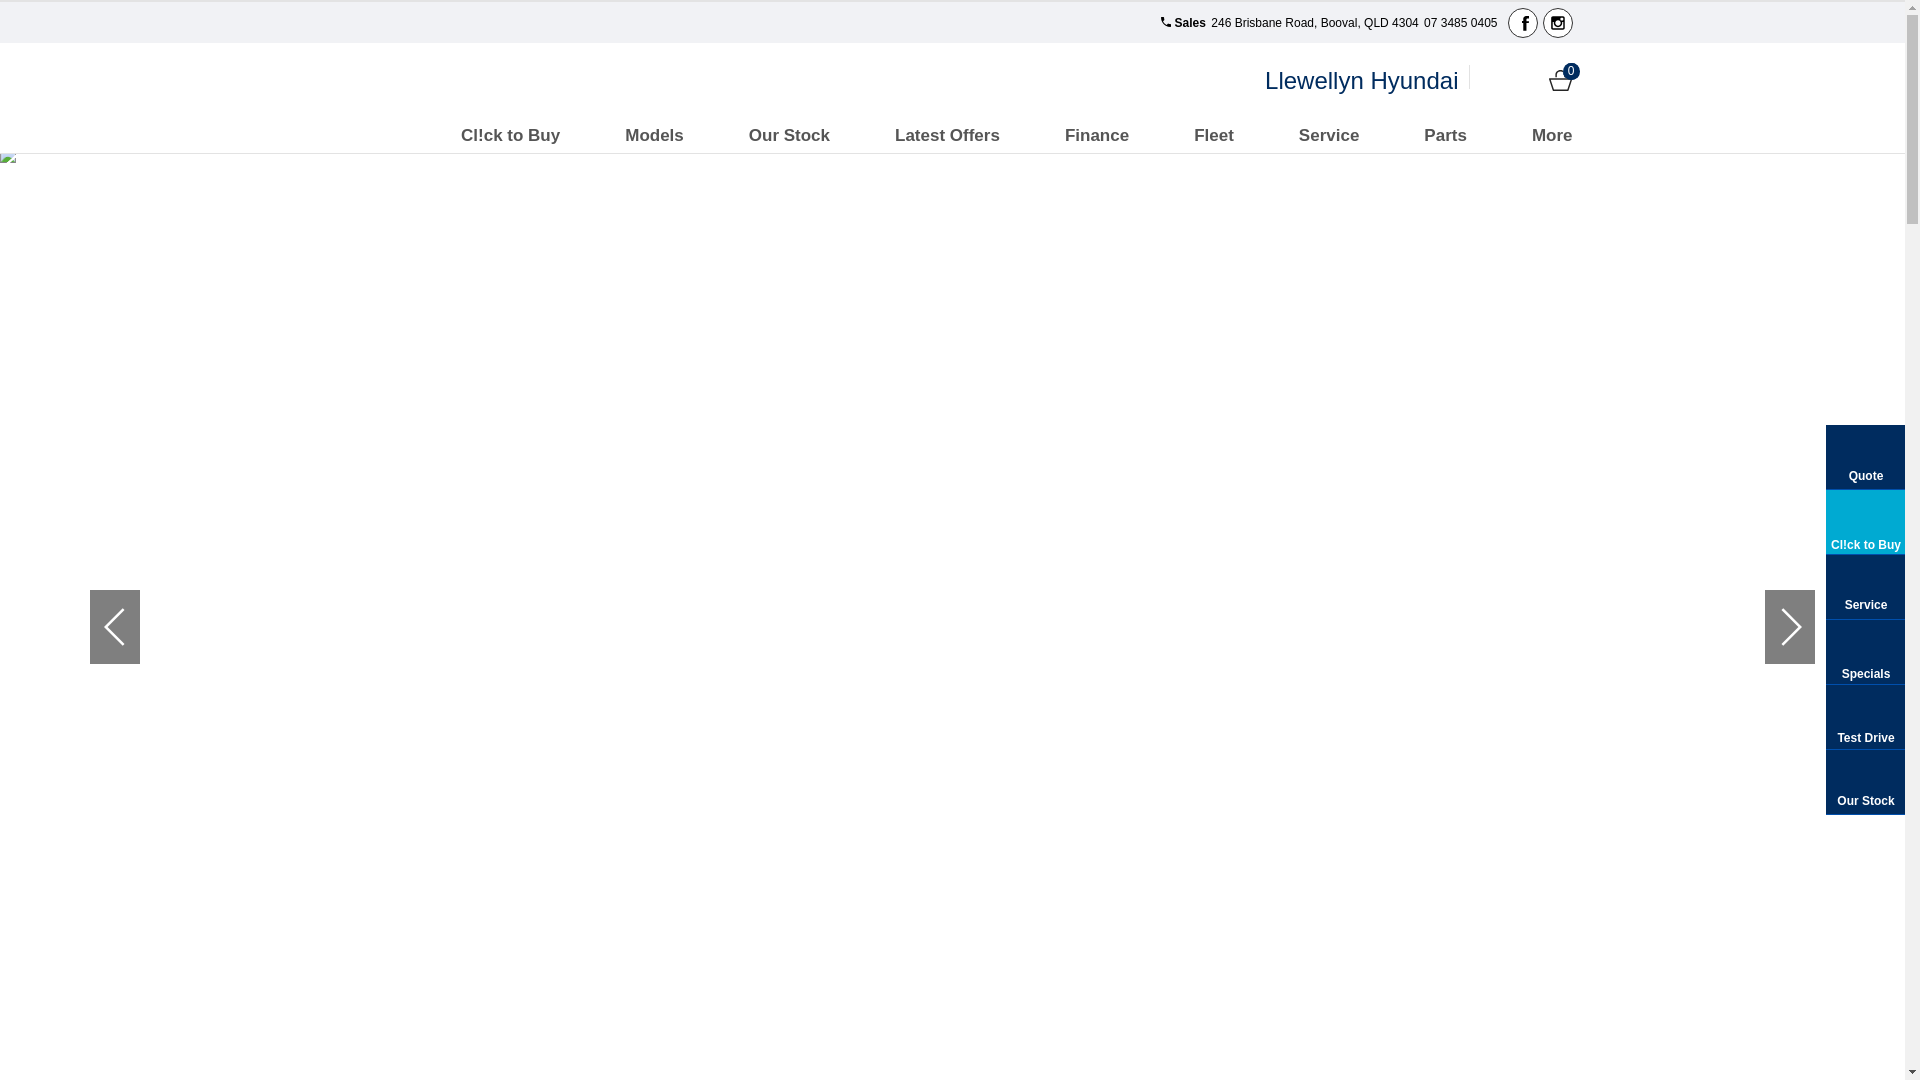 The image size is (1920, 1080). I want to click on 'Sales', so click(1180, 23).